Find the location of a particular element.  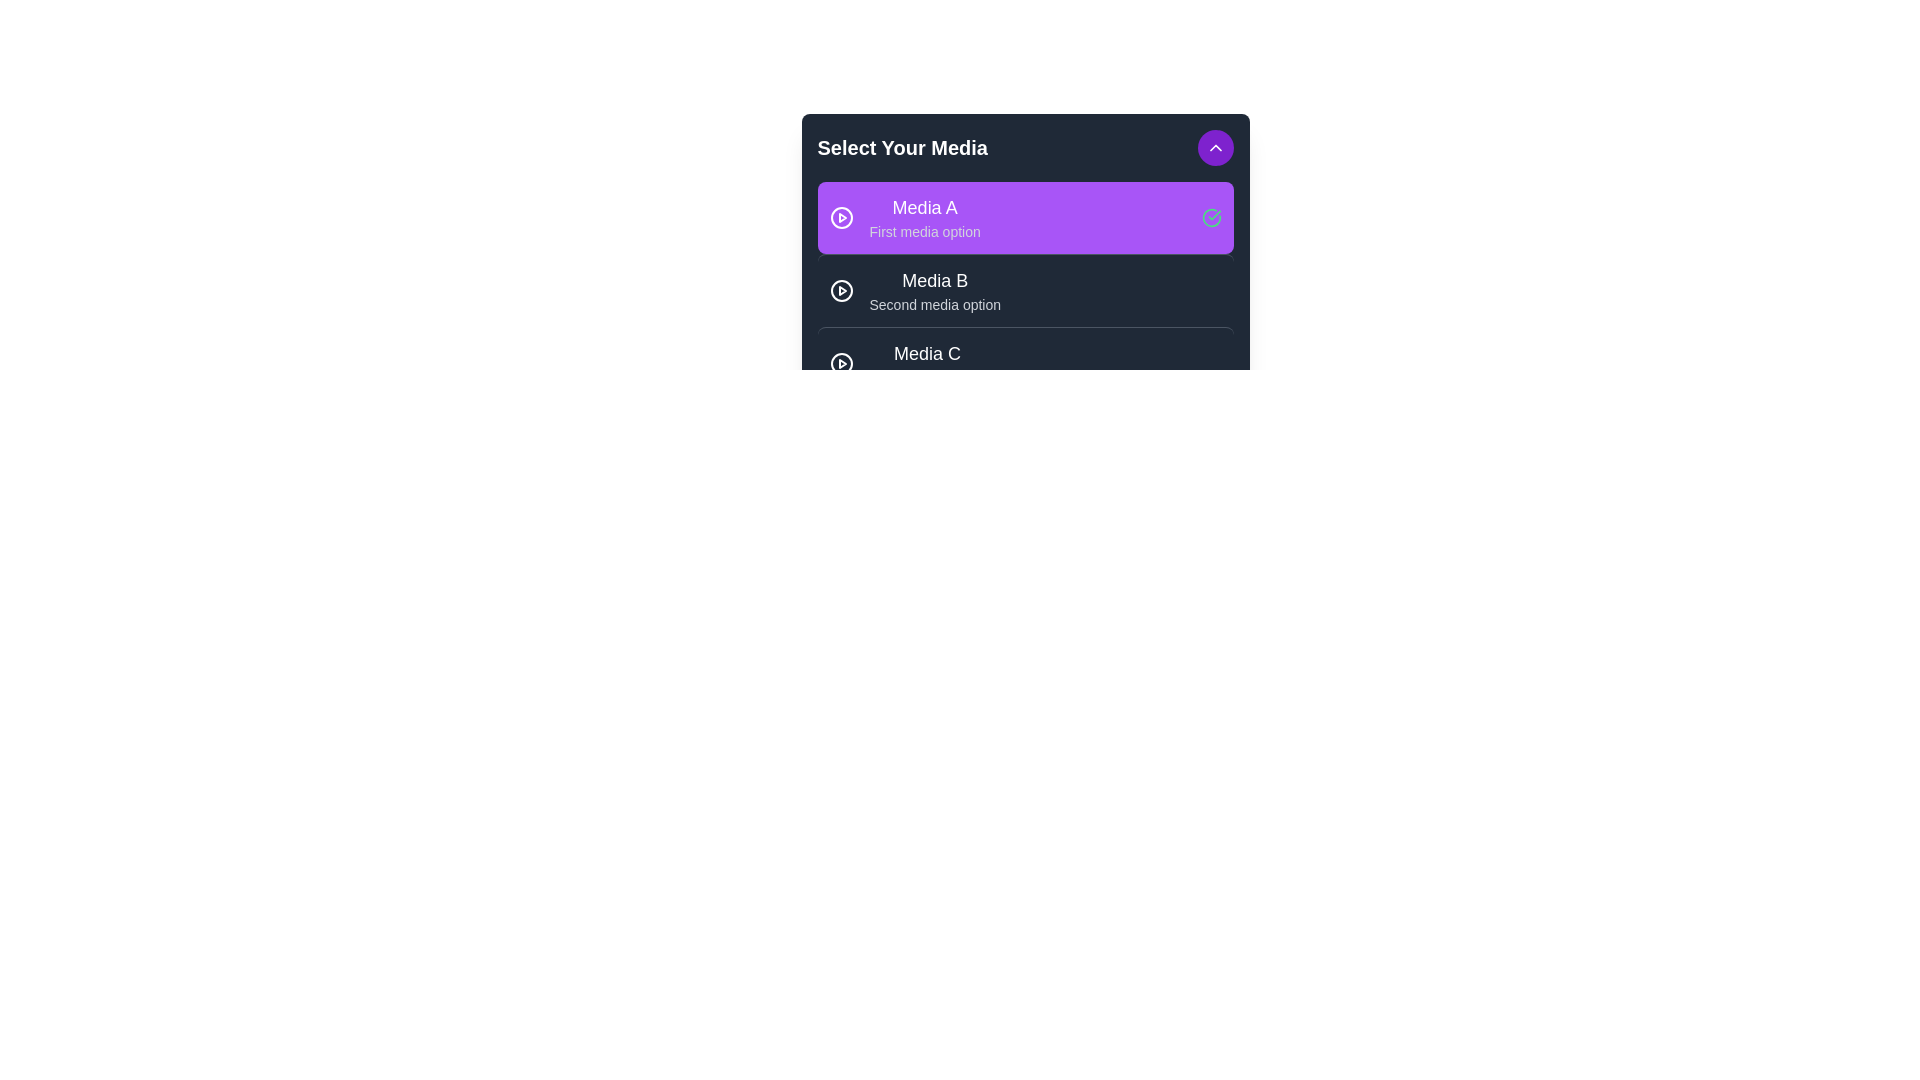

the media option Media B from the list is located at coordinates (1025, 290).